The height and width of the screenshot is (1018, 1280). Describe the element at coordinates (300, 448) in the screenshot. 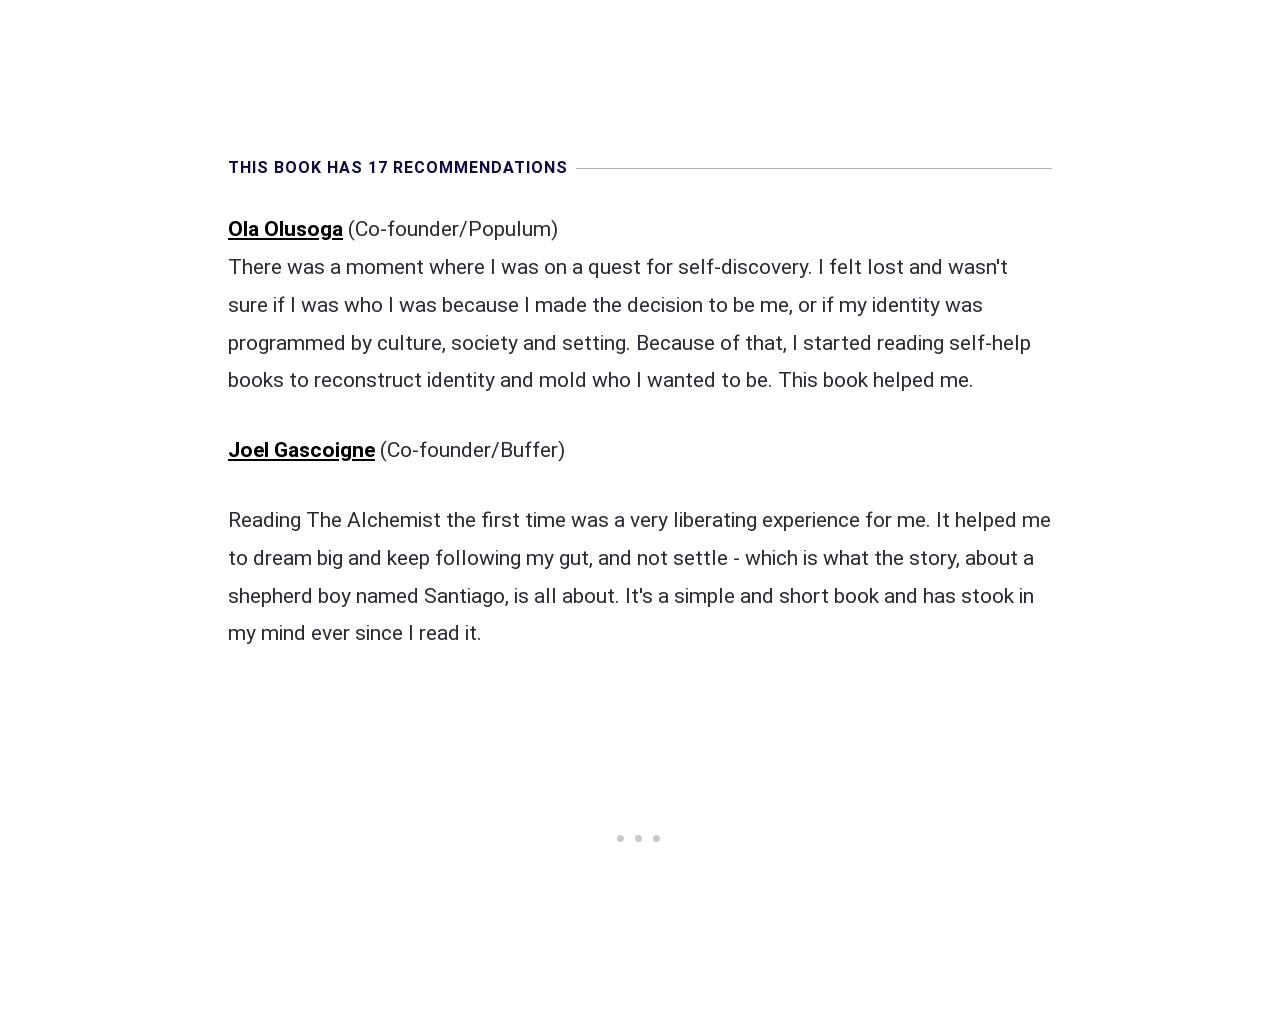

I see `'Joel Gascoigne'` at that location.